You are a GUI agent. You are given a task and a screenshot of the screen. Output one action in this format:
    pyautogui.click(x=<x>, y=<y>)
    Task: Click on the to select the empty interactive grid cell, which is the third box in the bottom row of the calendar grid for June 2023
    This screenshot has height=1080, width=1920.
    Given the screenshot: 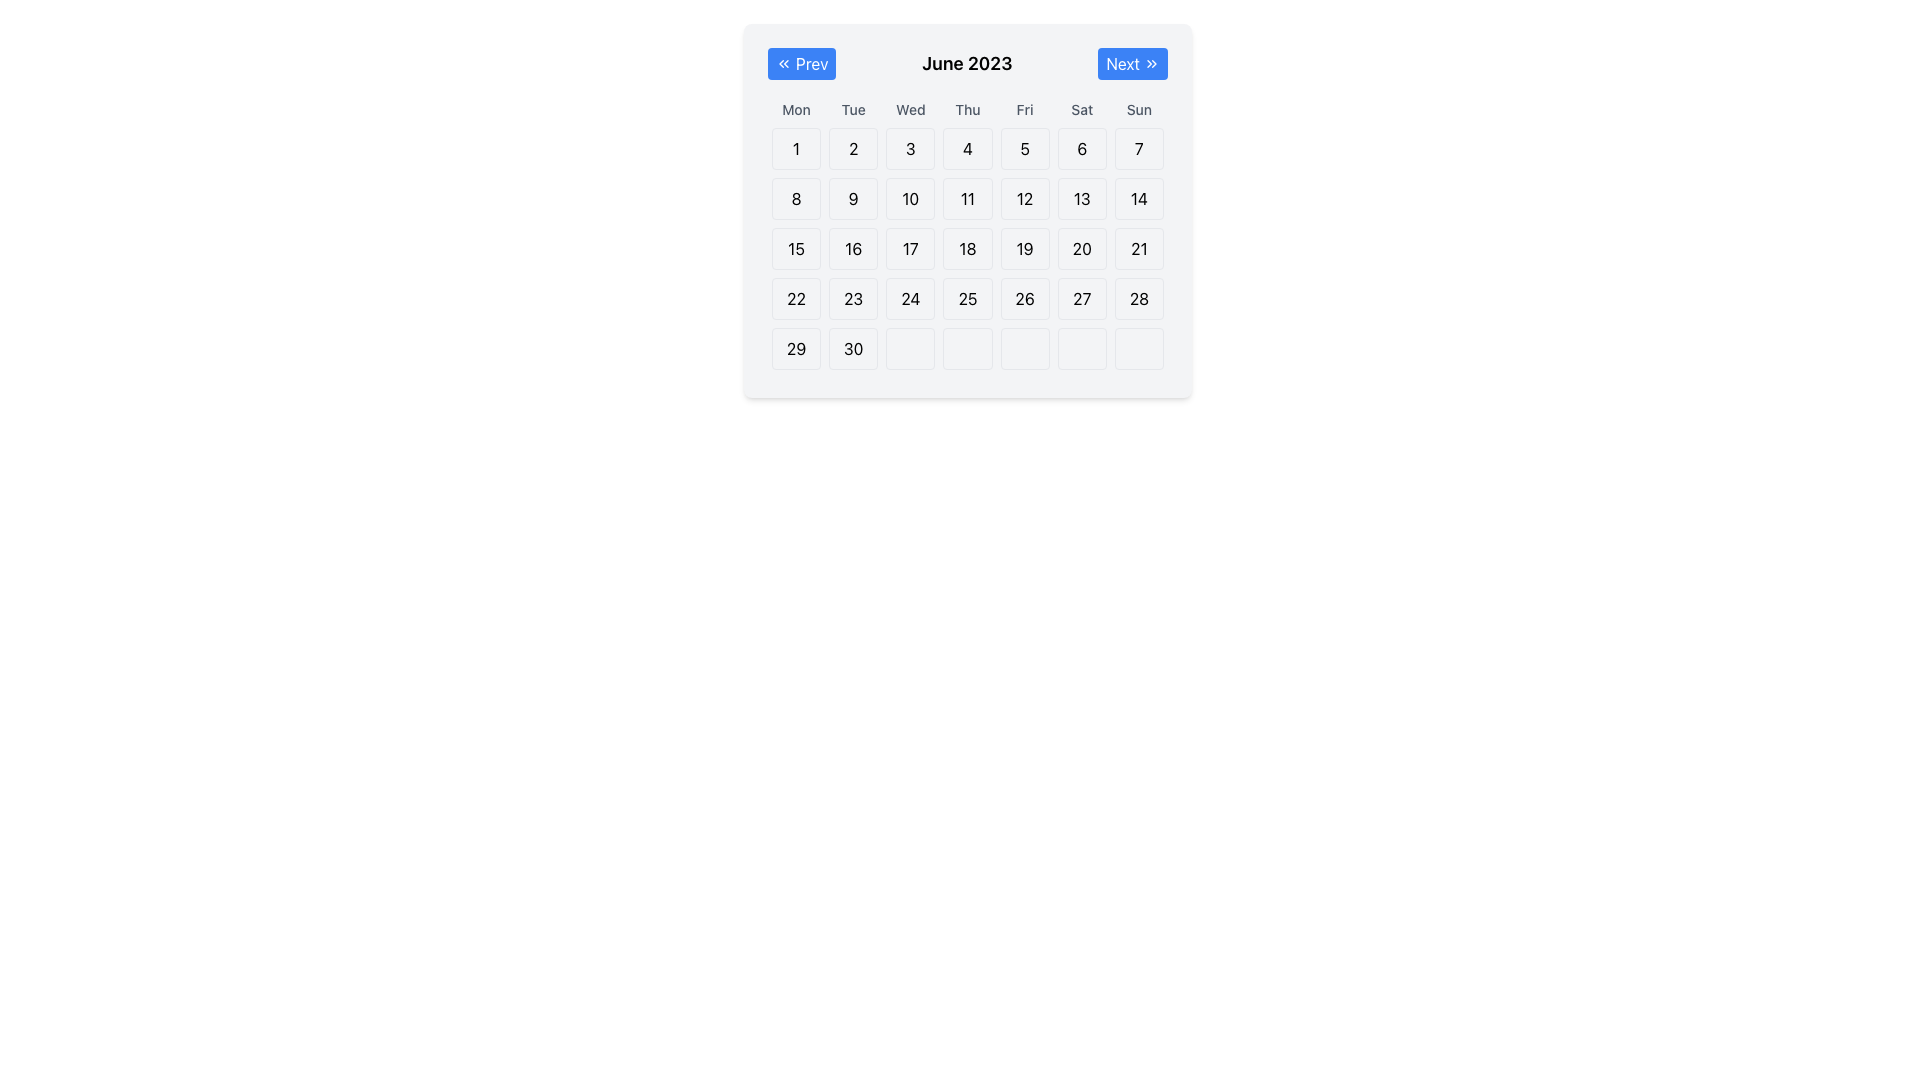 What is the action you would take?
    pyautogui.click(x=909, y=347)
    